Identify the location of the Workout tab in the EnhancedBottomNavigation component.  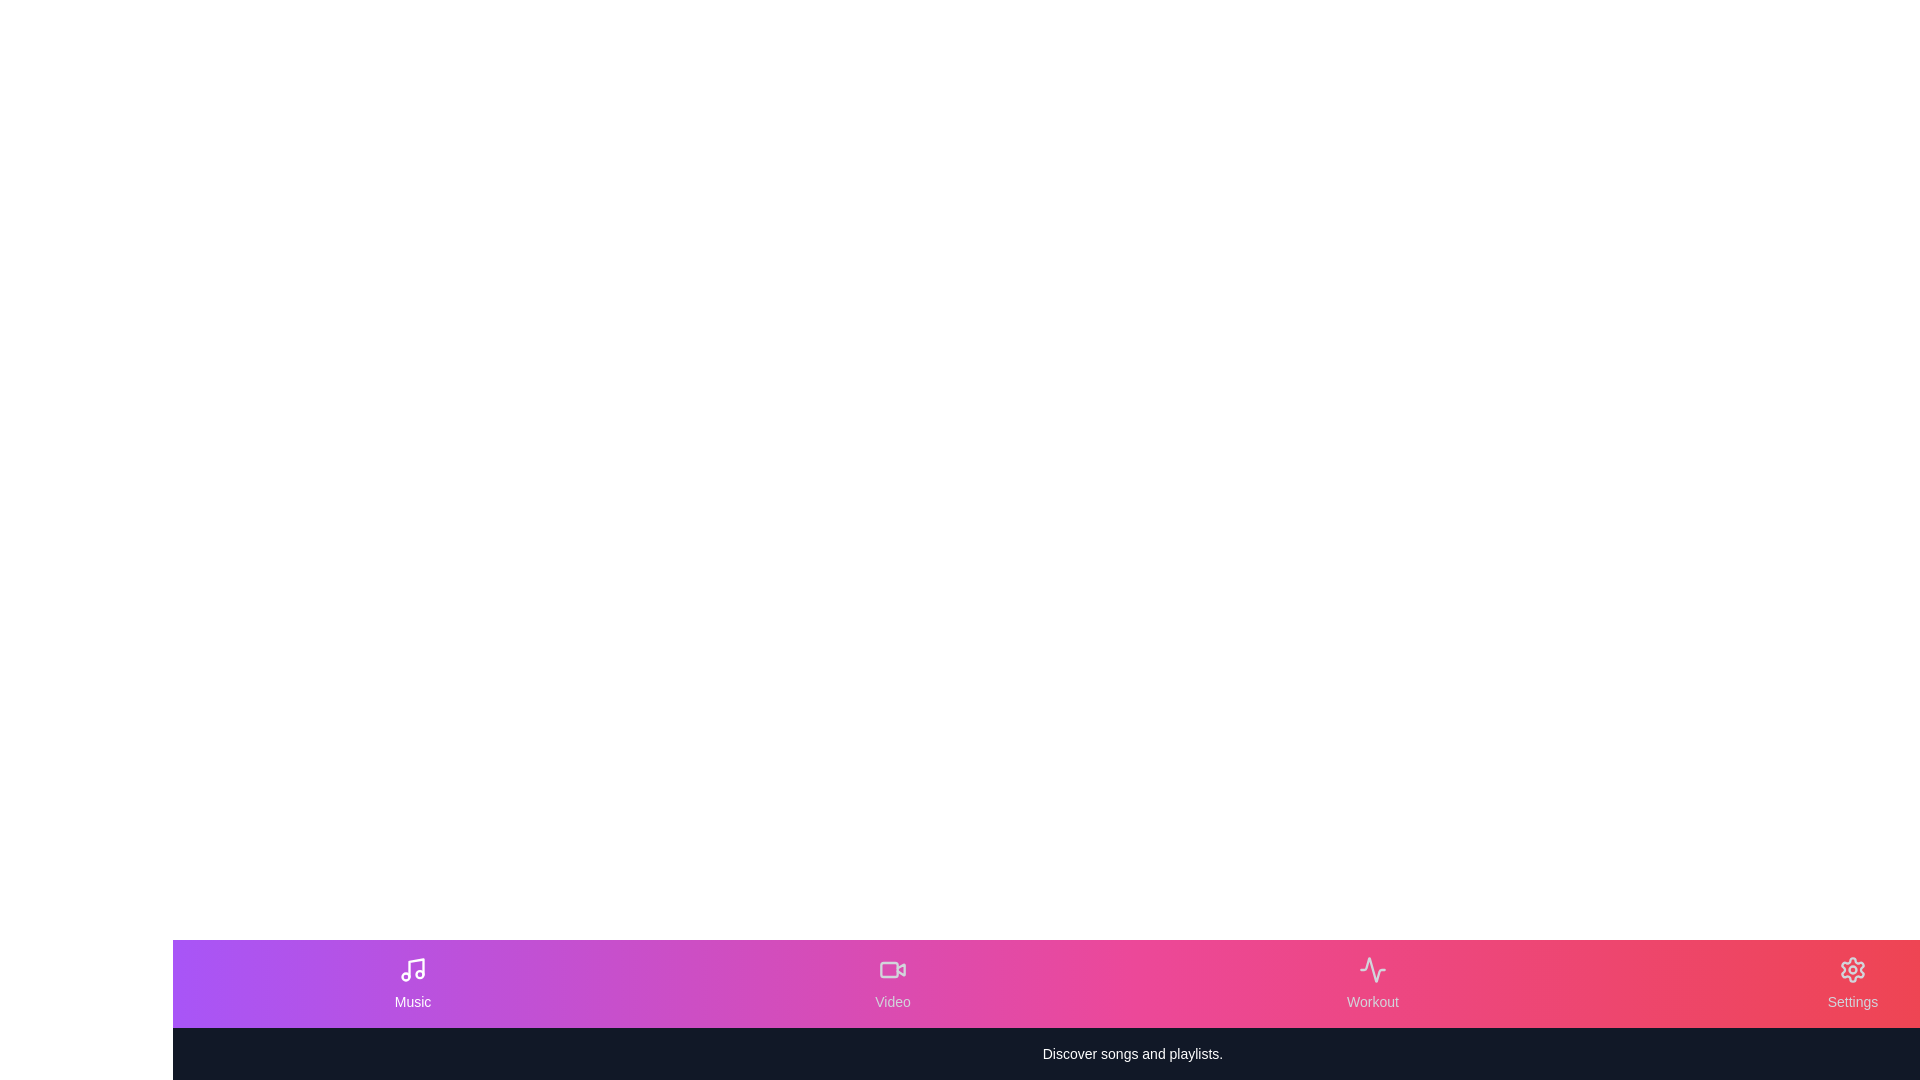
(1371, 982).